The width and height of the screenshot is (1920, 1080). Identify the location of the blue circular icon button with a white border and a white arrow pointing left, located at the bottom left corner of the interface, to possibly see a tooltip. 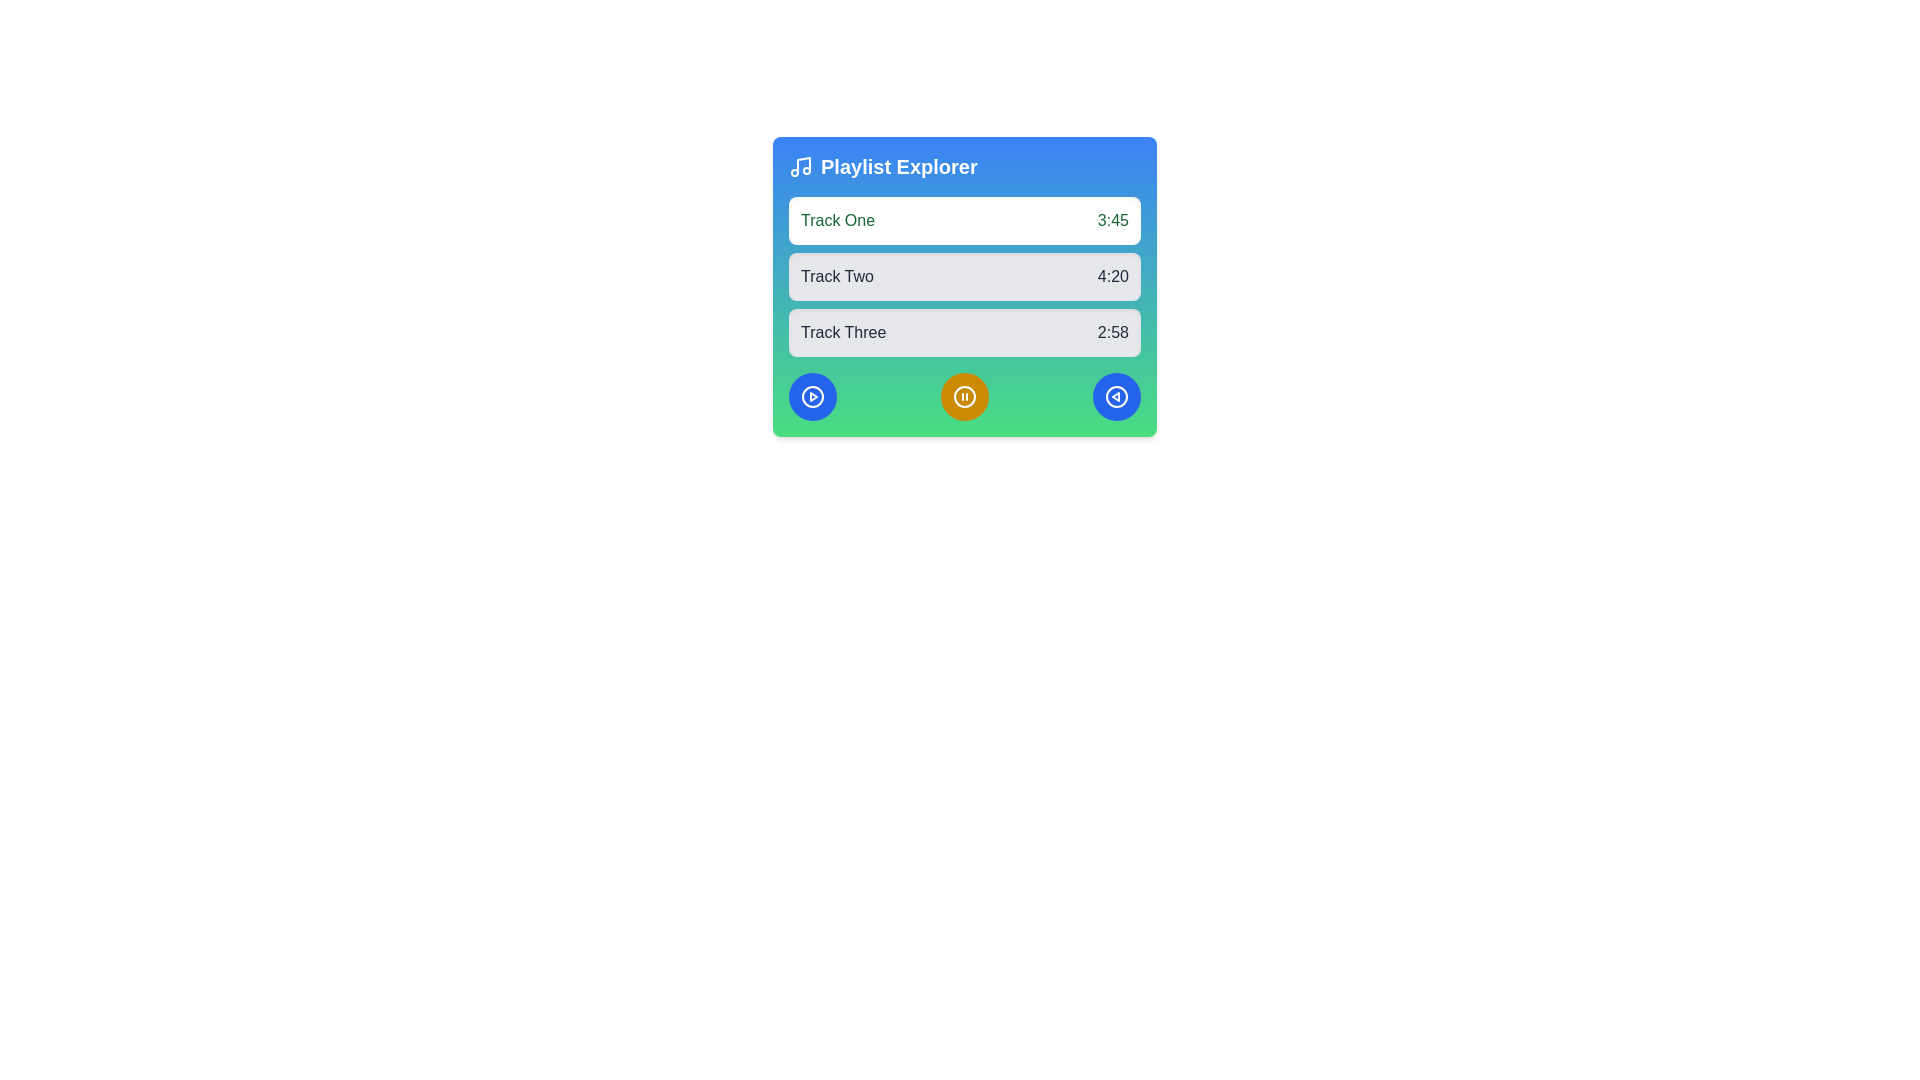
(1116, 397).